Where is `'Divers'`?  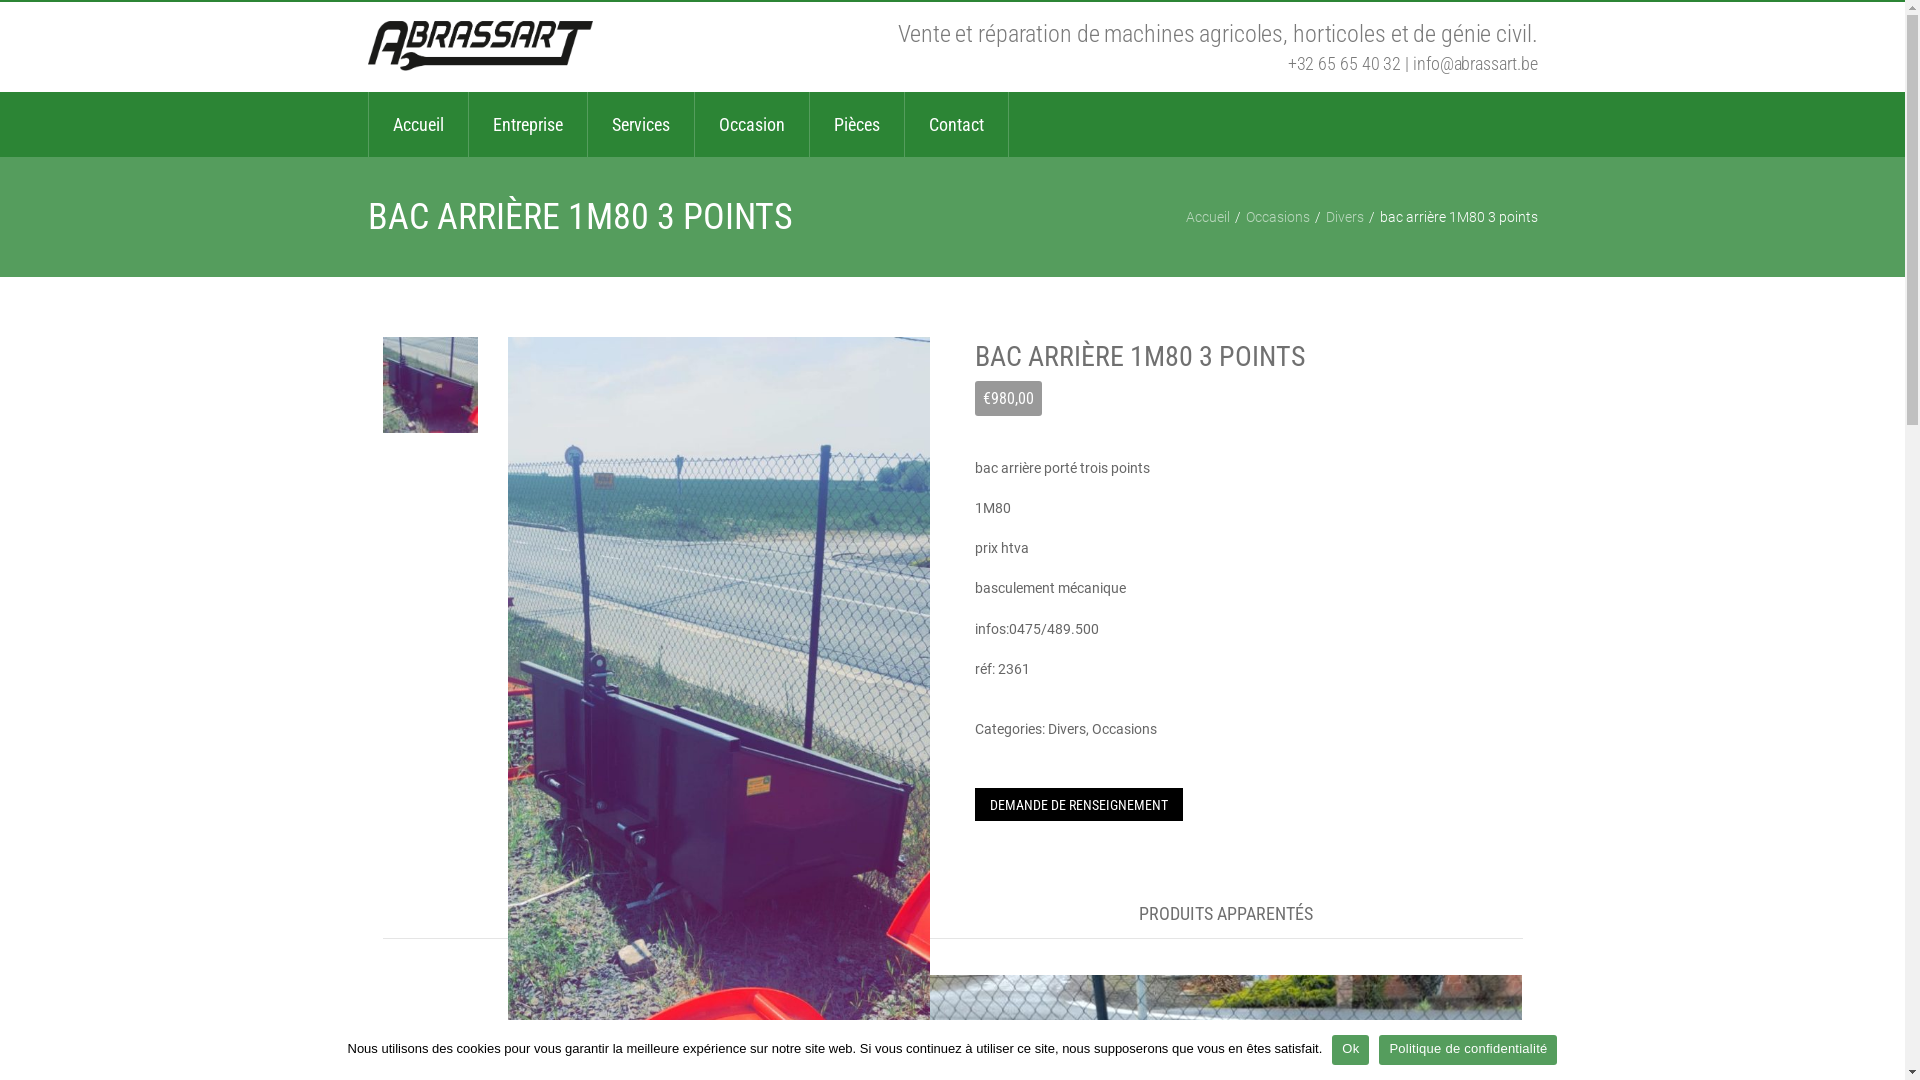
'Divers' is located at coordinates (1344, 216).